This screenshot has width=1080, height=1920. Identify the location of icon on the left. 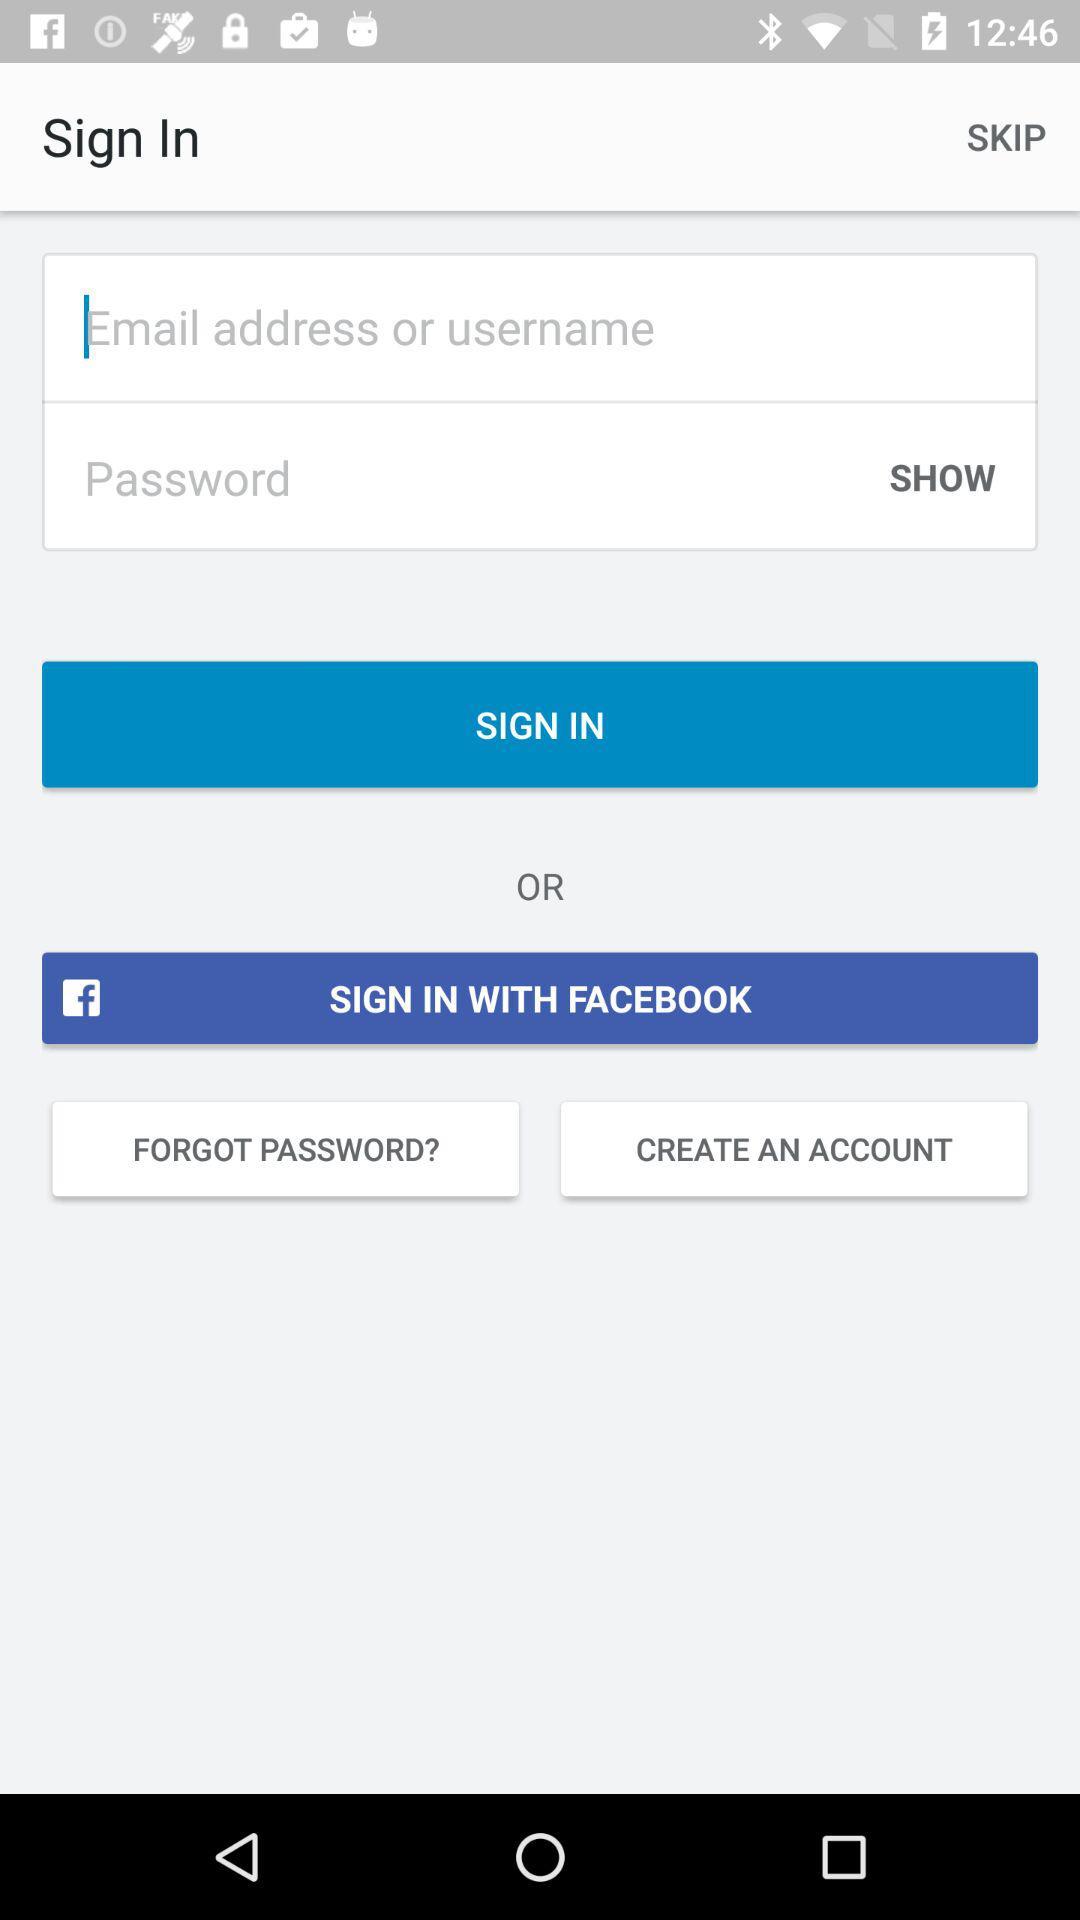
(285, 1148).